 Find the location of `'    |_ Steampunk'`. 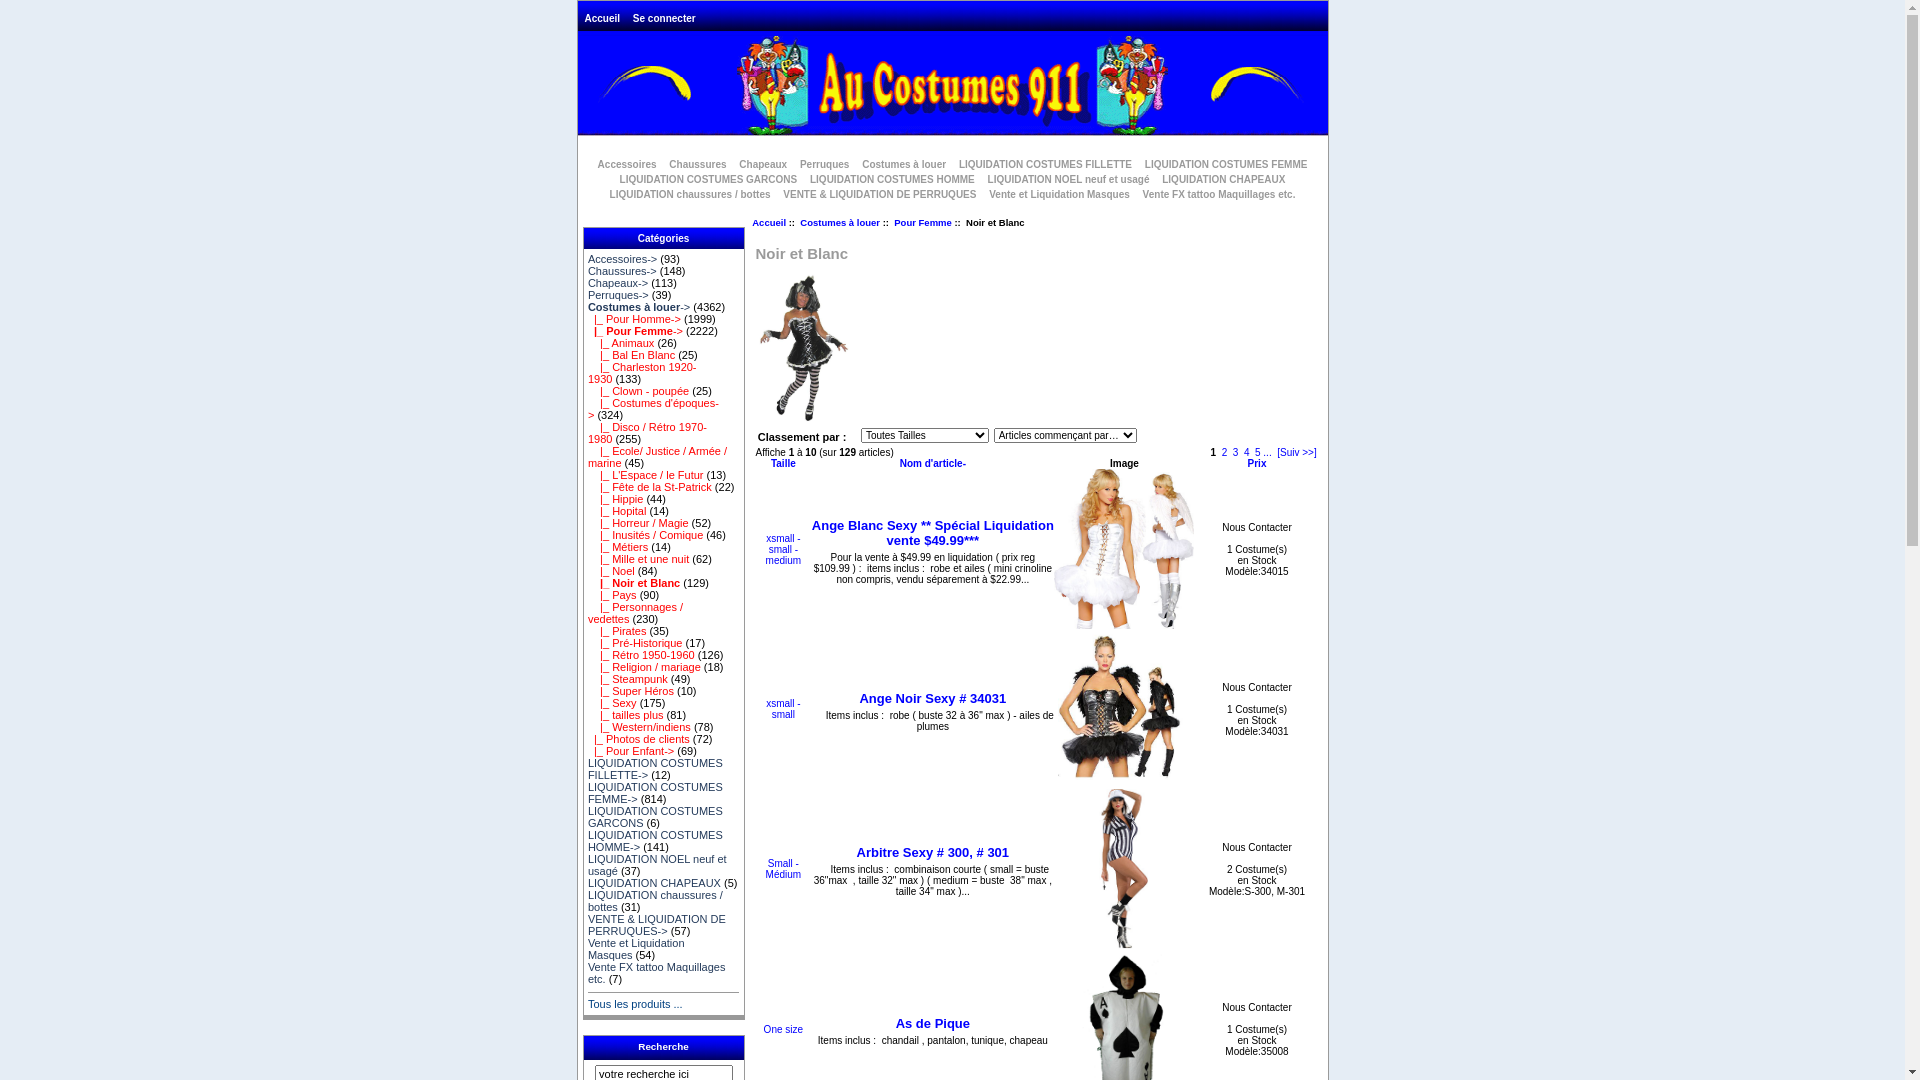

'    |_ Steampunk' is located at coordinates (627, 677).